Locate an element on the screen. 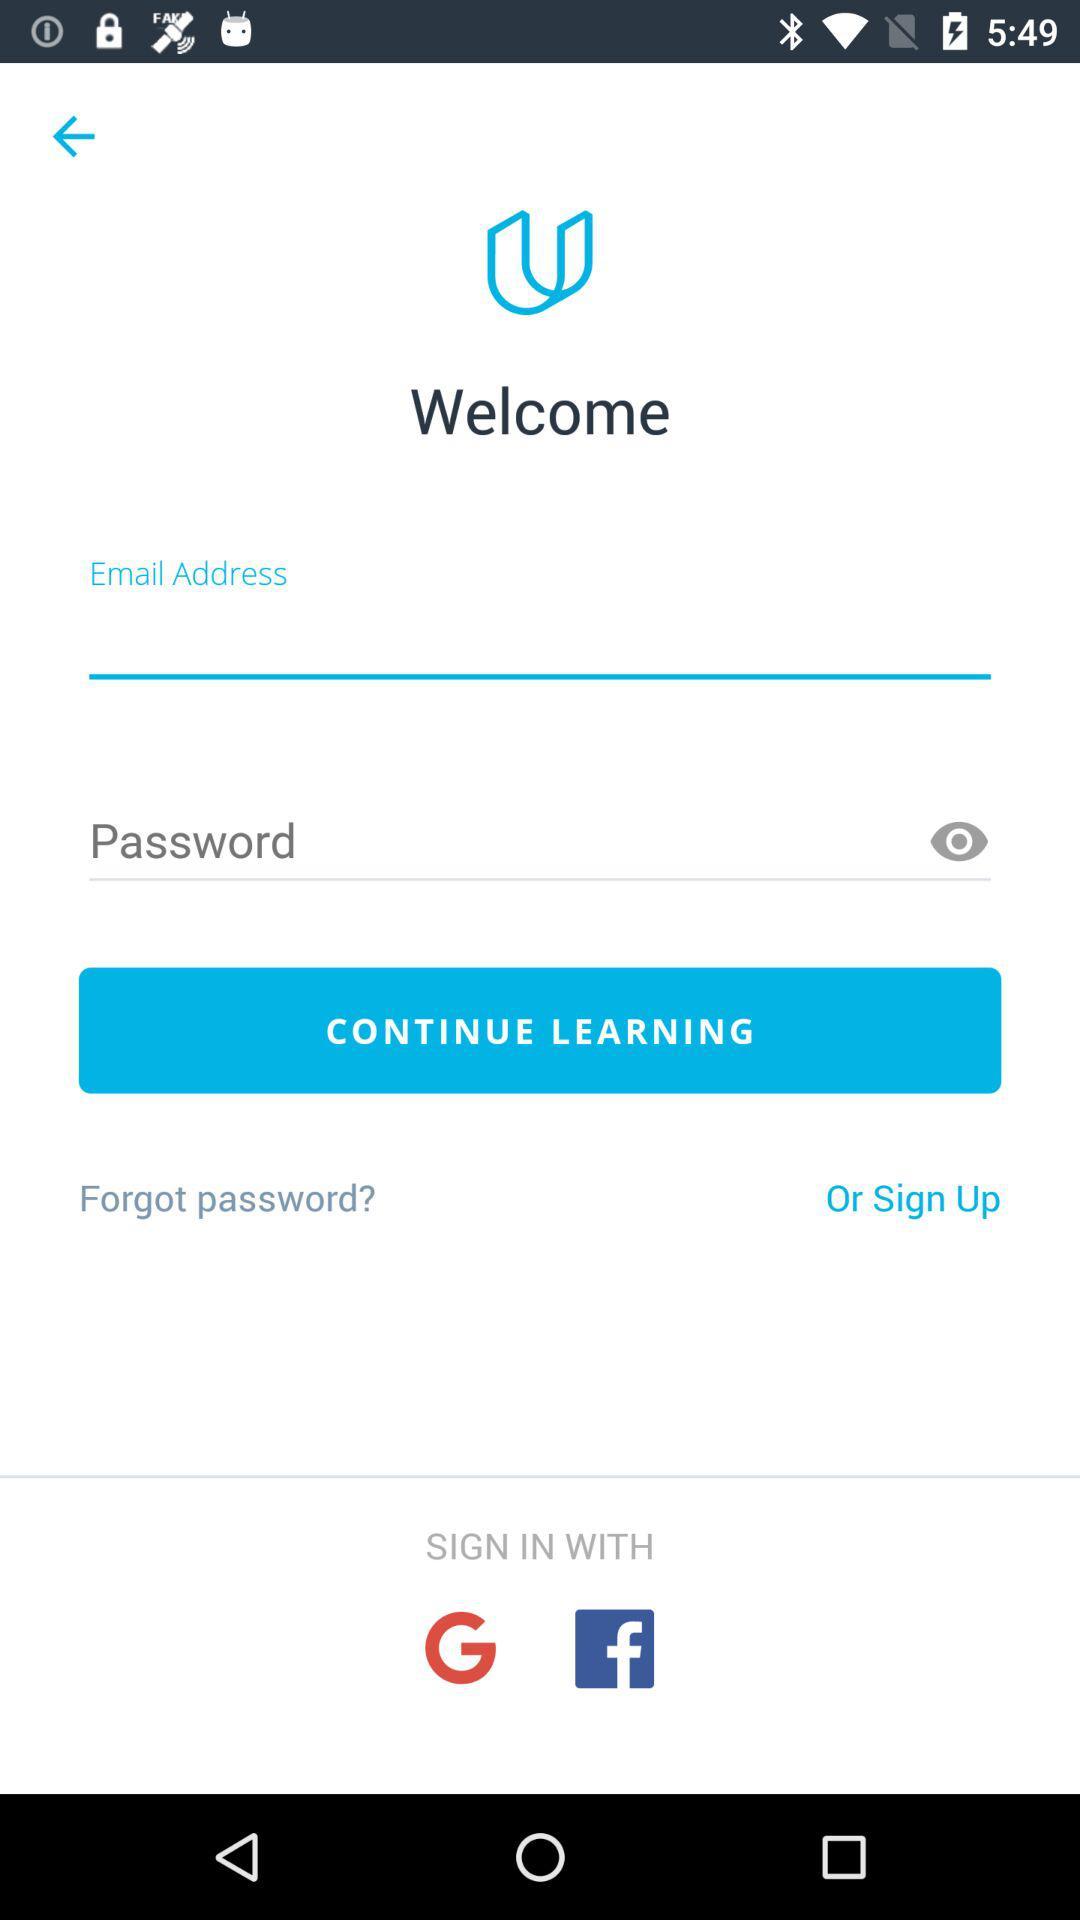 The image size is (1080, 1920). make password visible is located at coordinates (958, 842).